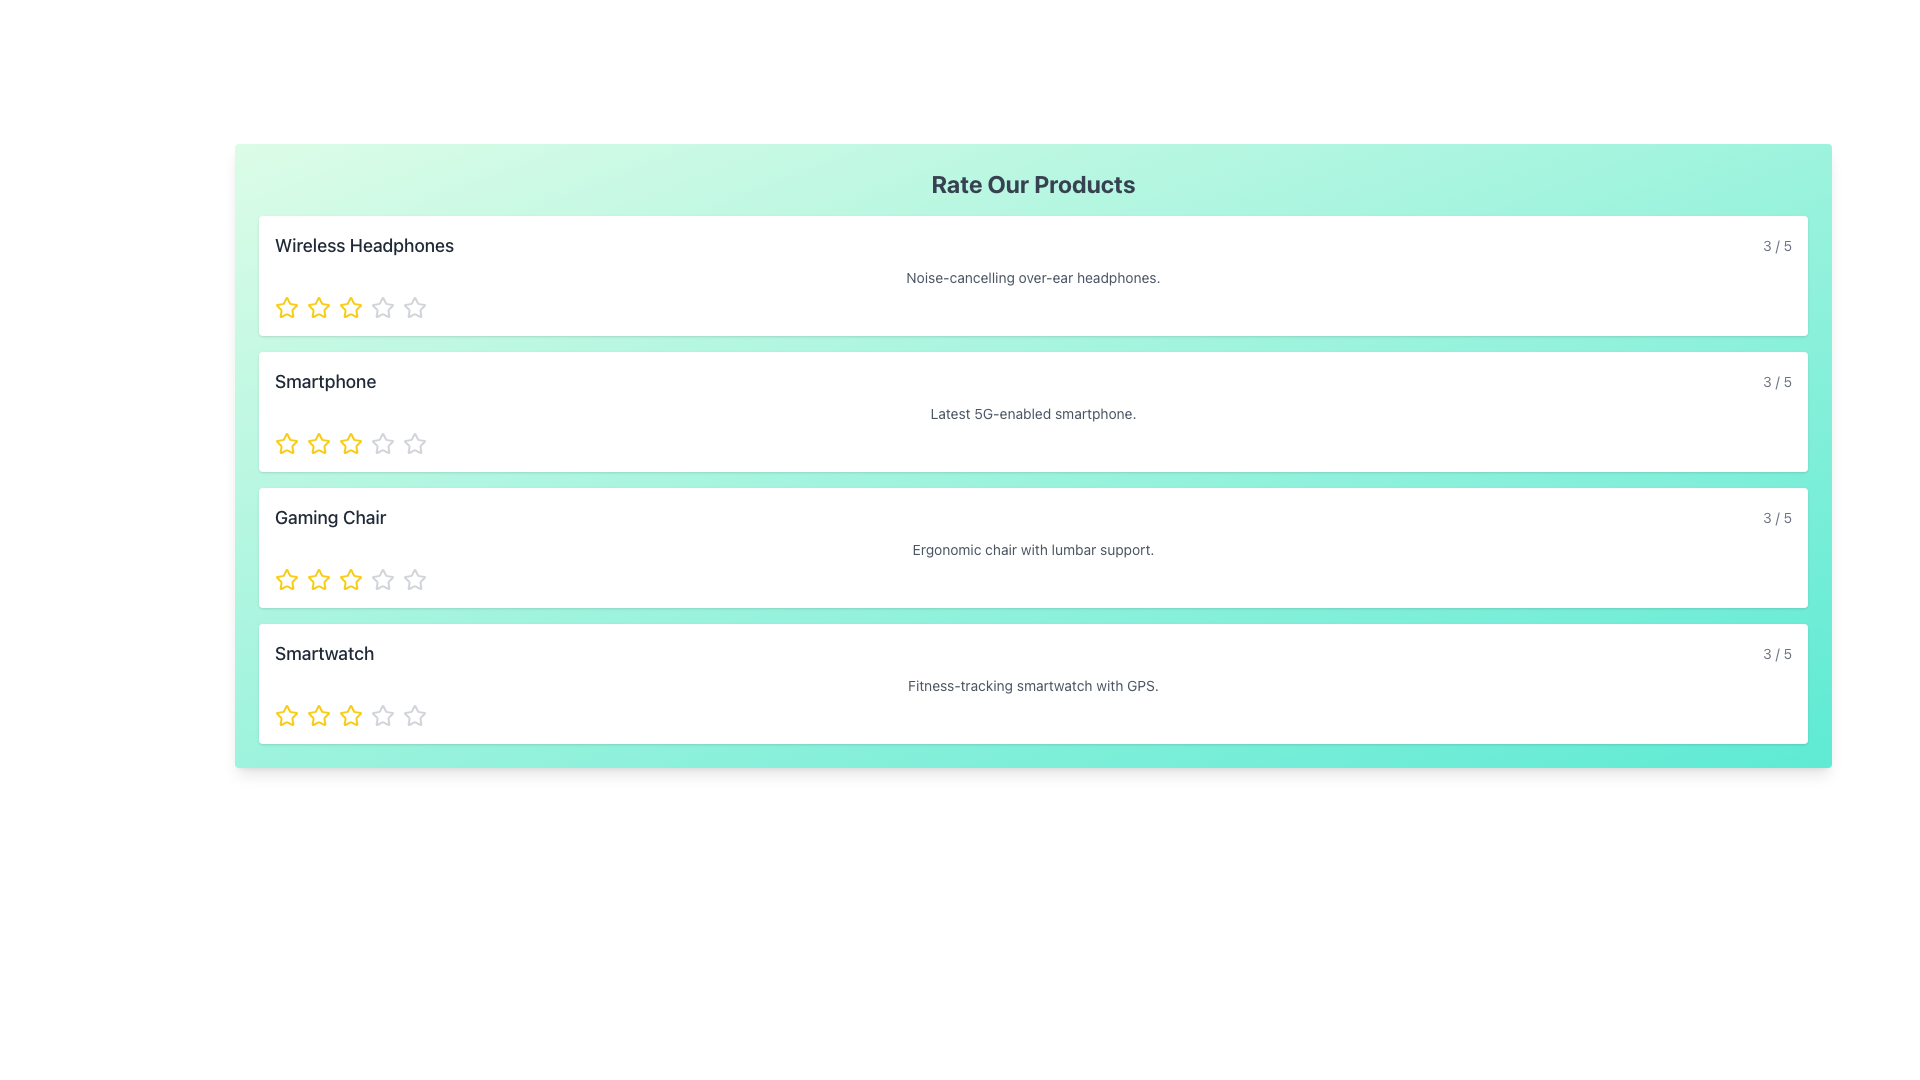  I want to click on the second yellow star icon in the rating section, so click(317, 442).